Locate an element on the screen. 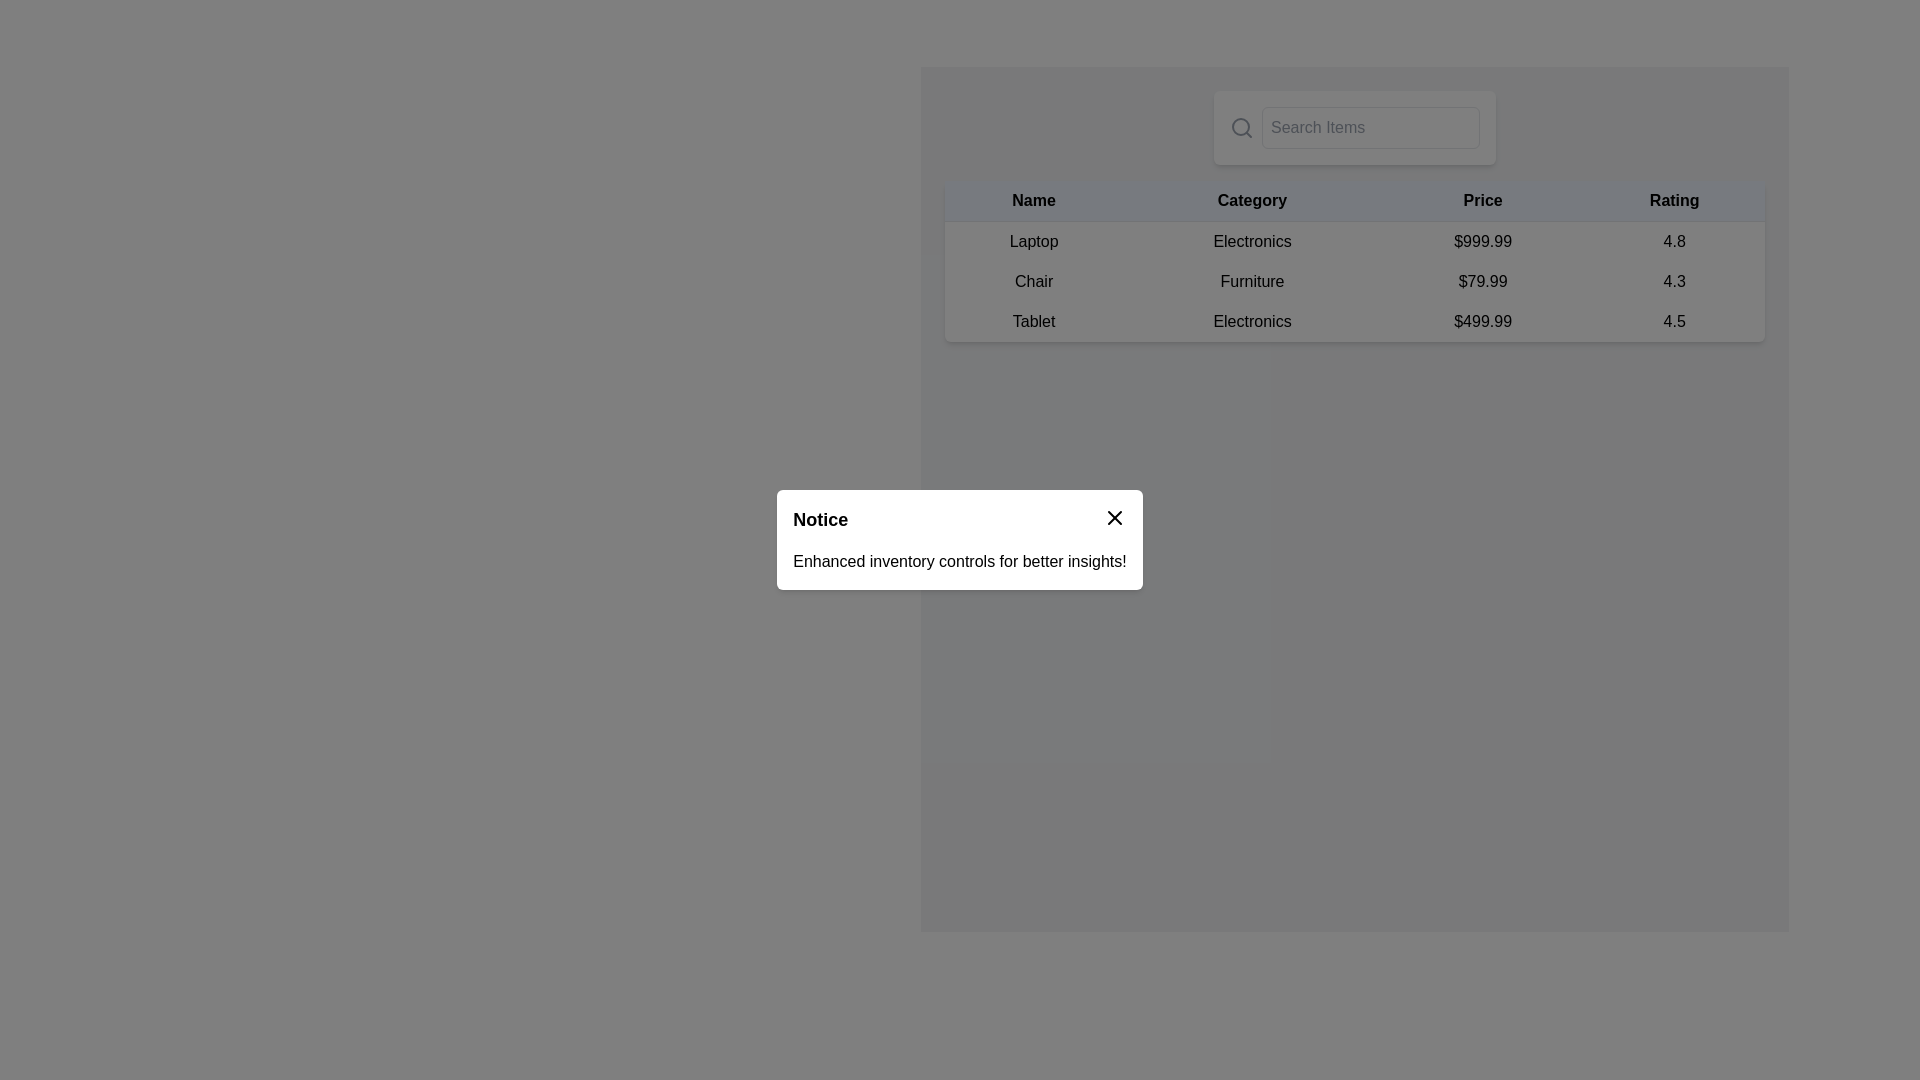 This screenshot has height=1080, width=1920. the text label displaying 'Notice' in bold, large black font within the notification header area is located at coordinates (820, 519).